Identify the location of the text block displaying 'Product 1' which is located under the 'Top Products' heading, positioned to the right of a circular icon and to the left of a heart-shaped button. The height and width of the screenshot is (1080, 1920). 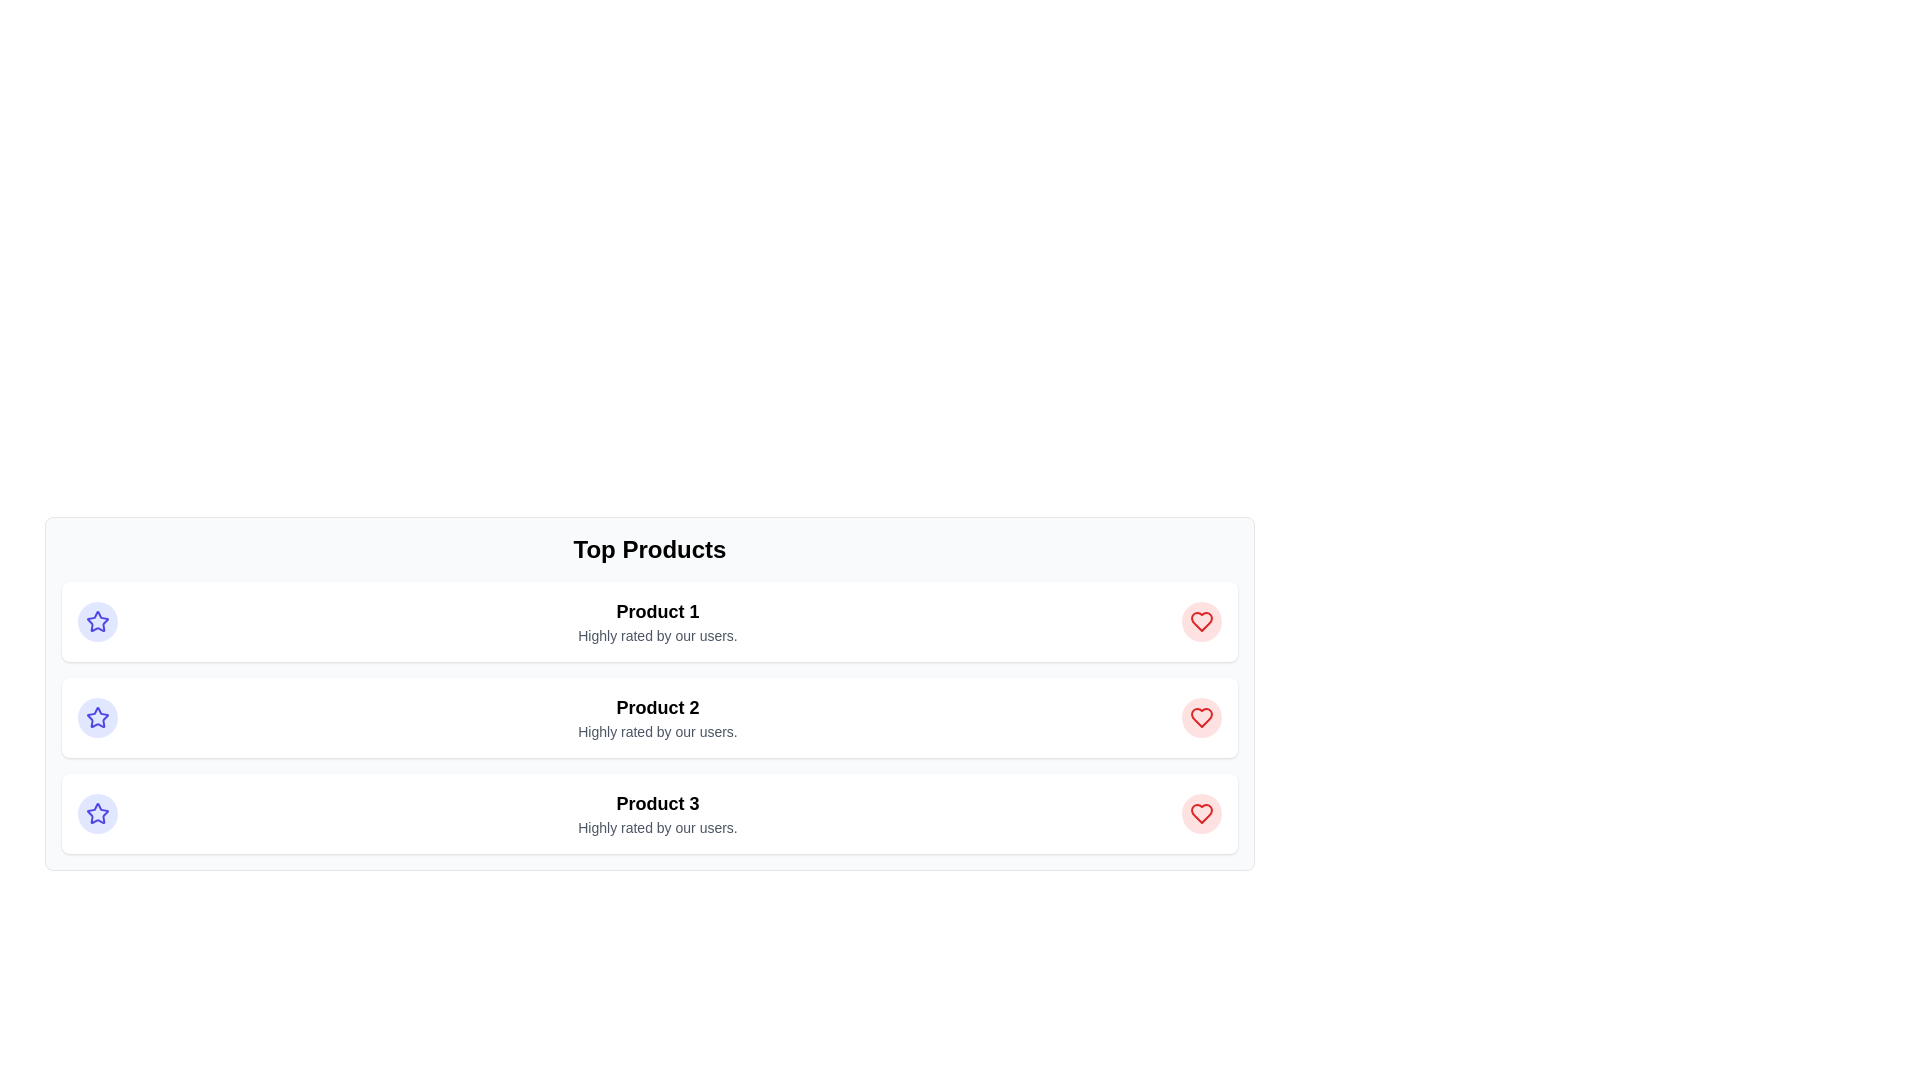
(657, 620).